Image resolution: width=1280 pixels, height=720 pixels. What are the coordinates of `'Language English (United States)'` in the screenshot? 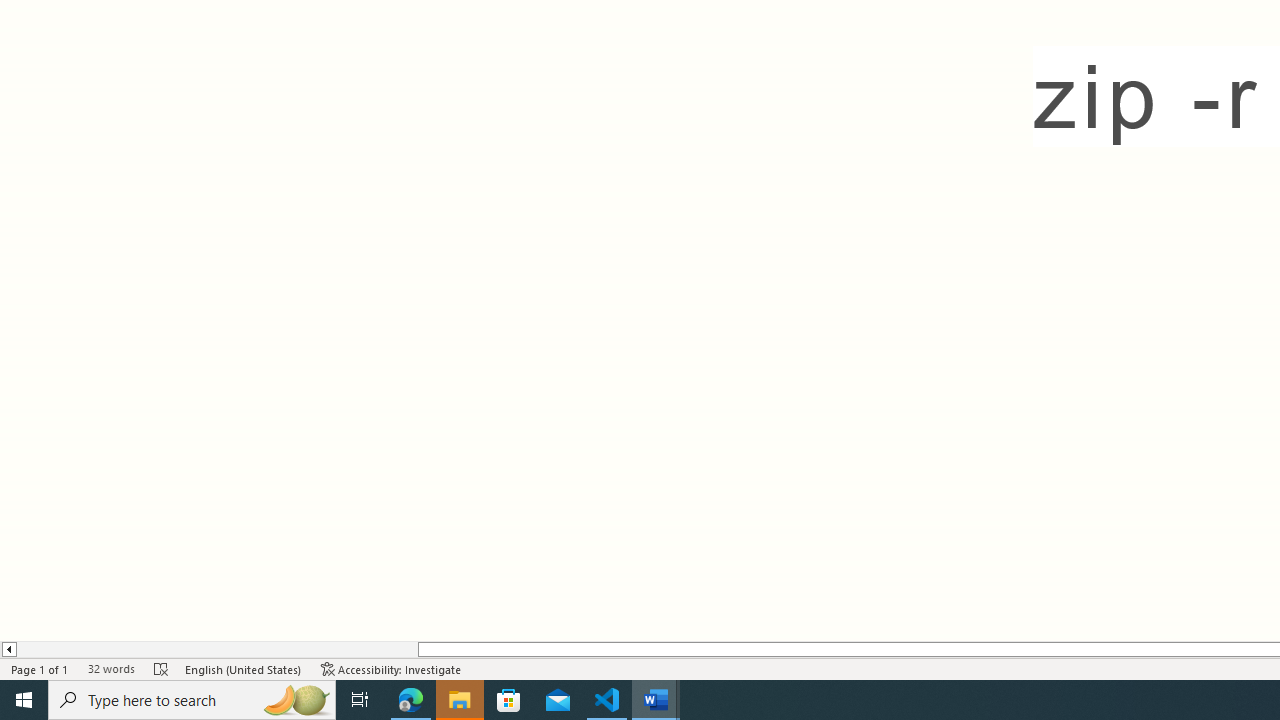 It's located at (242, 669).